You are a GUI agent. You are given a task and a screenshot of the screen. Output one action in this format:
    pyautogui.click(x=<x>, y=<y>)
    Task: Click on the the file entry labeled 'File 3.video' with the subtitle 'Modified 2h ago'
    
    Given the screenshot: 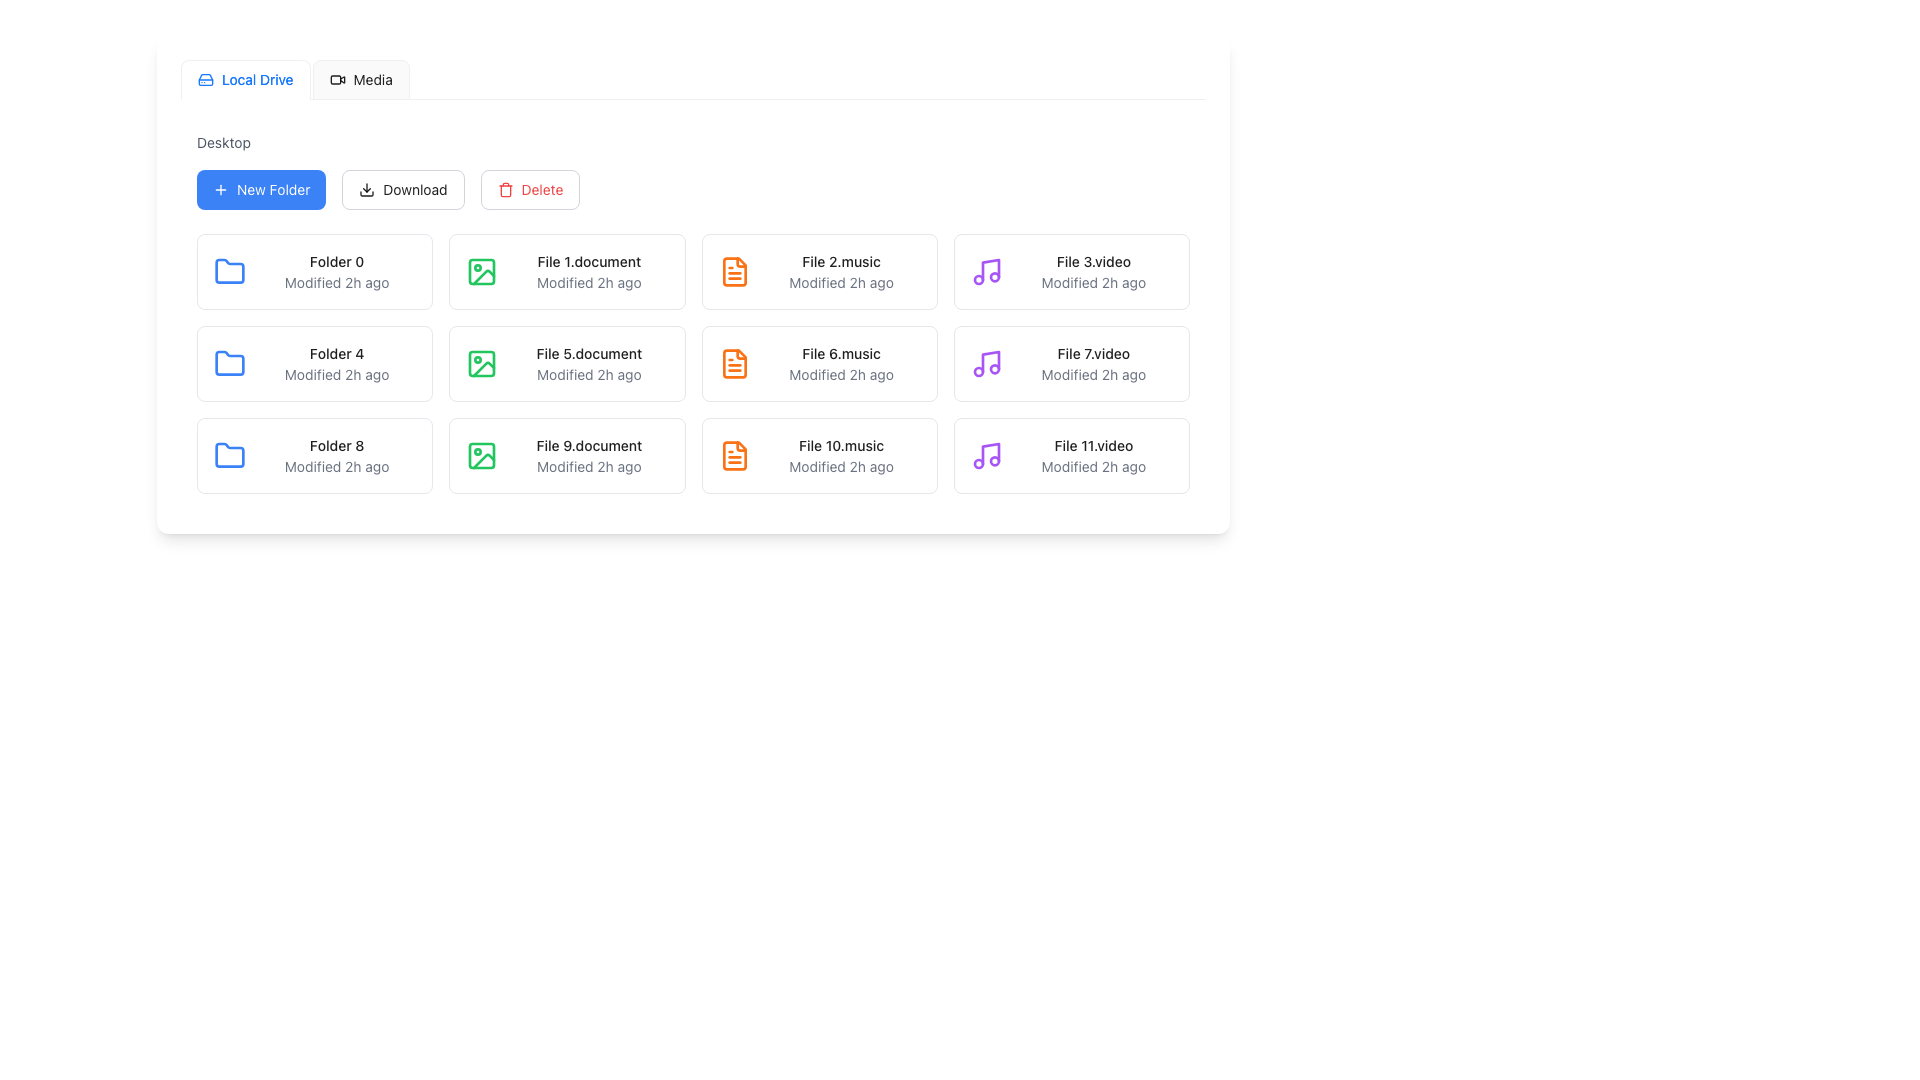 What is the action you would take?
    pyautogui.click(x=1092, y=272)
    